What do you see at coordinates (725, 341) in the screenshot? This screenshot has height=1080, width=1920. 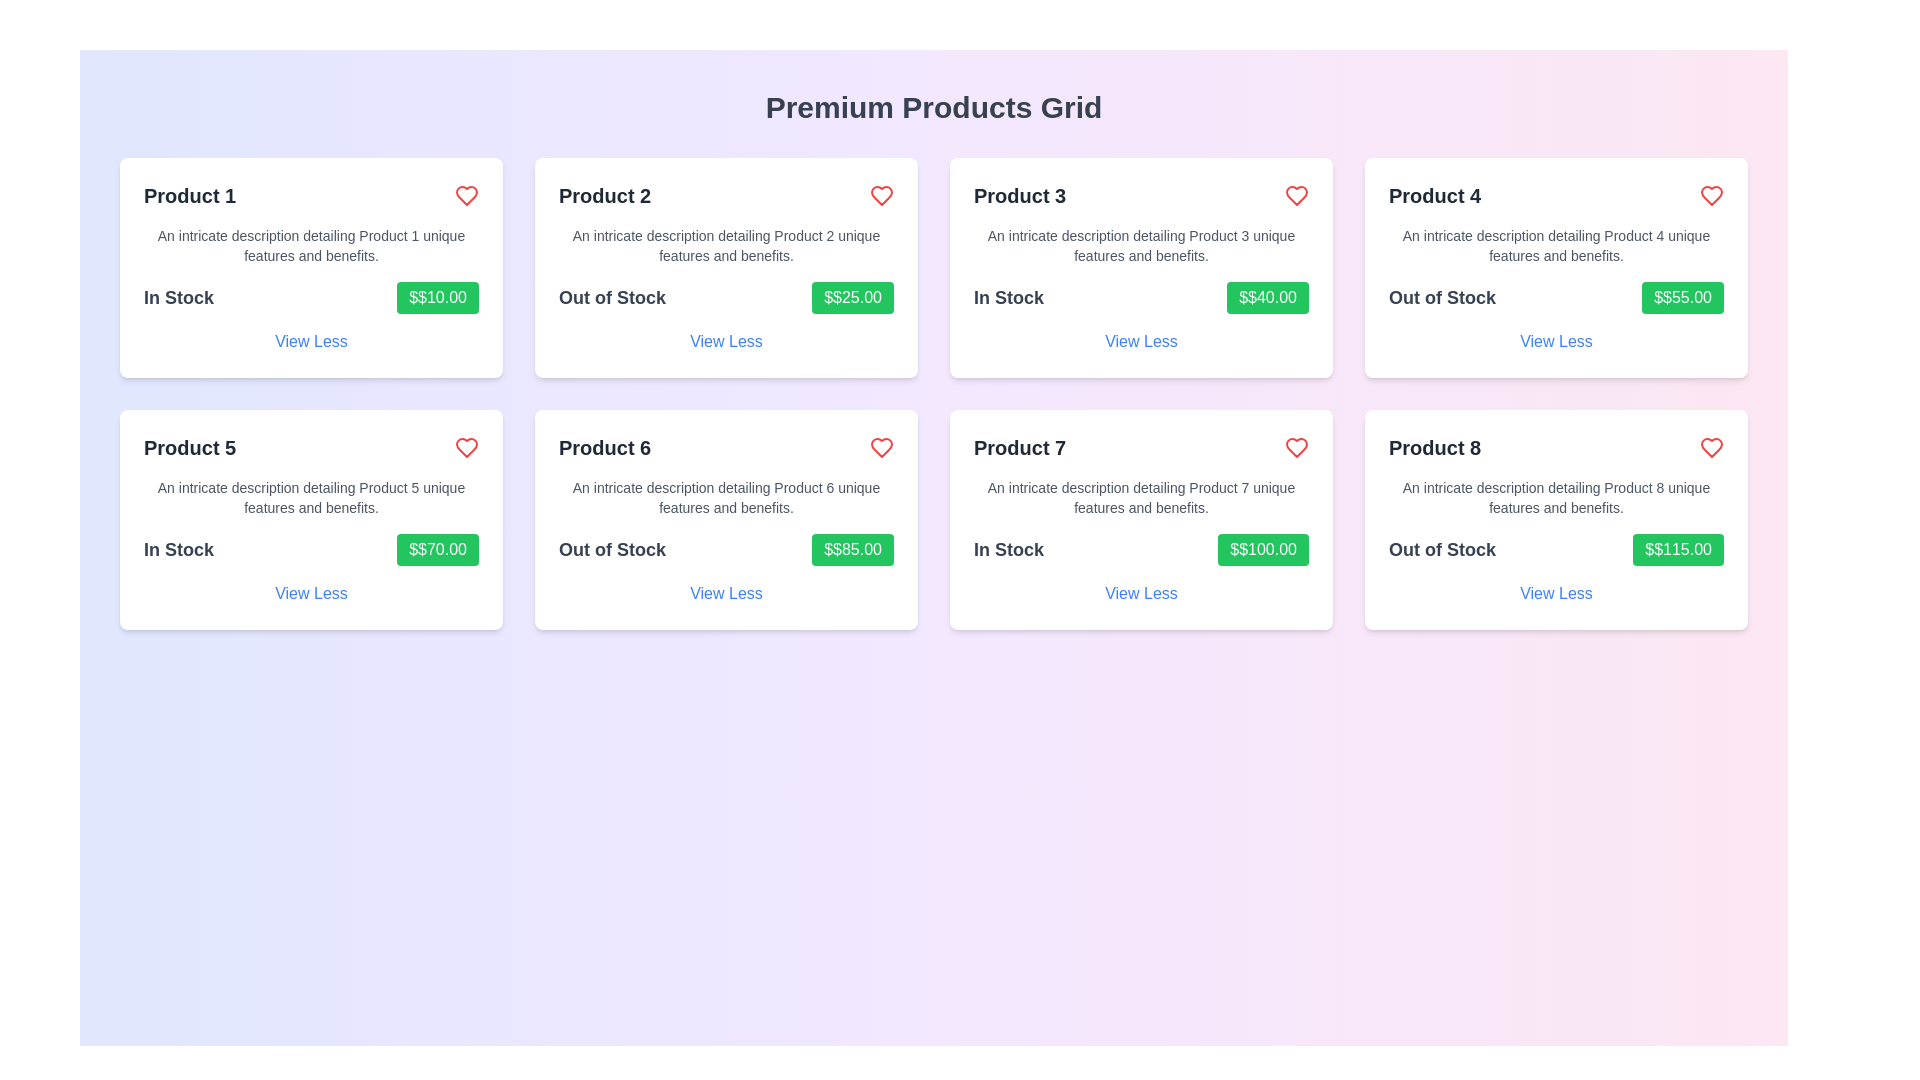 I see `the blue-colored hyperlink styled with an underline that displays the text 'View Less'` at bounding box center [725, 341].